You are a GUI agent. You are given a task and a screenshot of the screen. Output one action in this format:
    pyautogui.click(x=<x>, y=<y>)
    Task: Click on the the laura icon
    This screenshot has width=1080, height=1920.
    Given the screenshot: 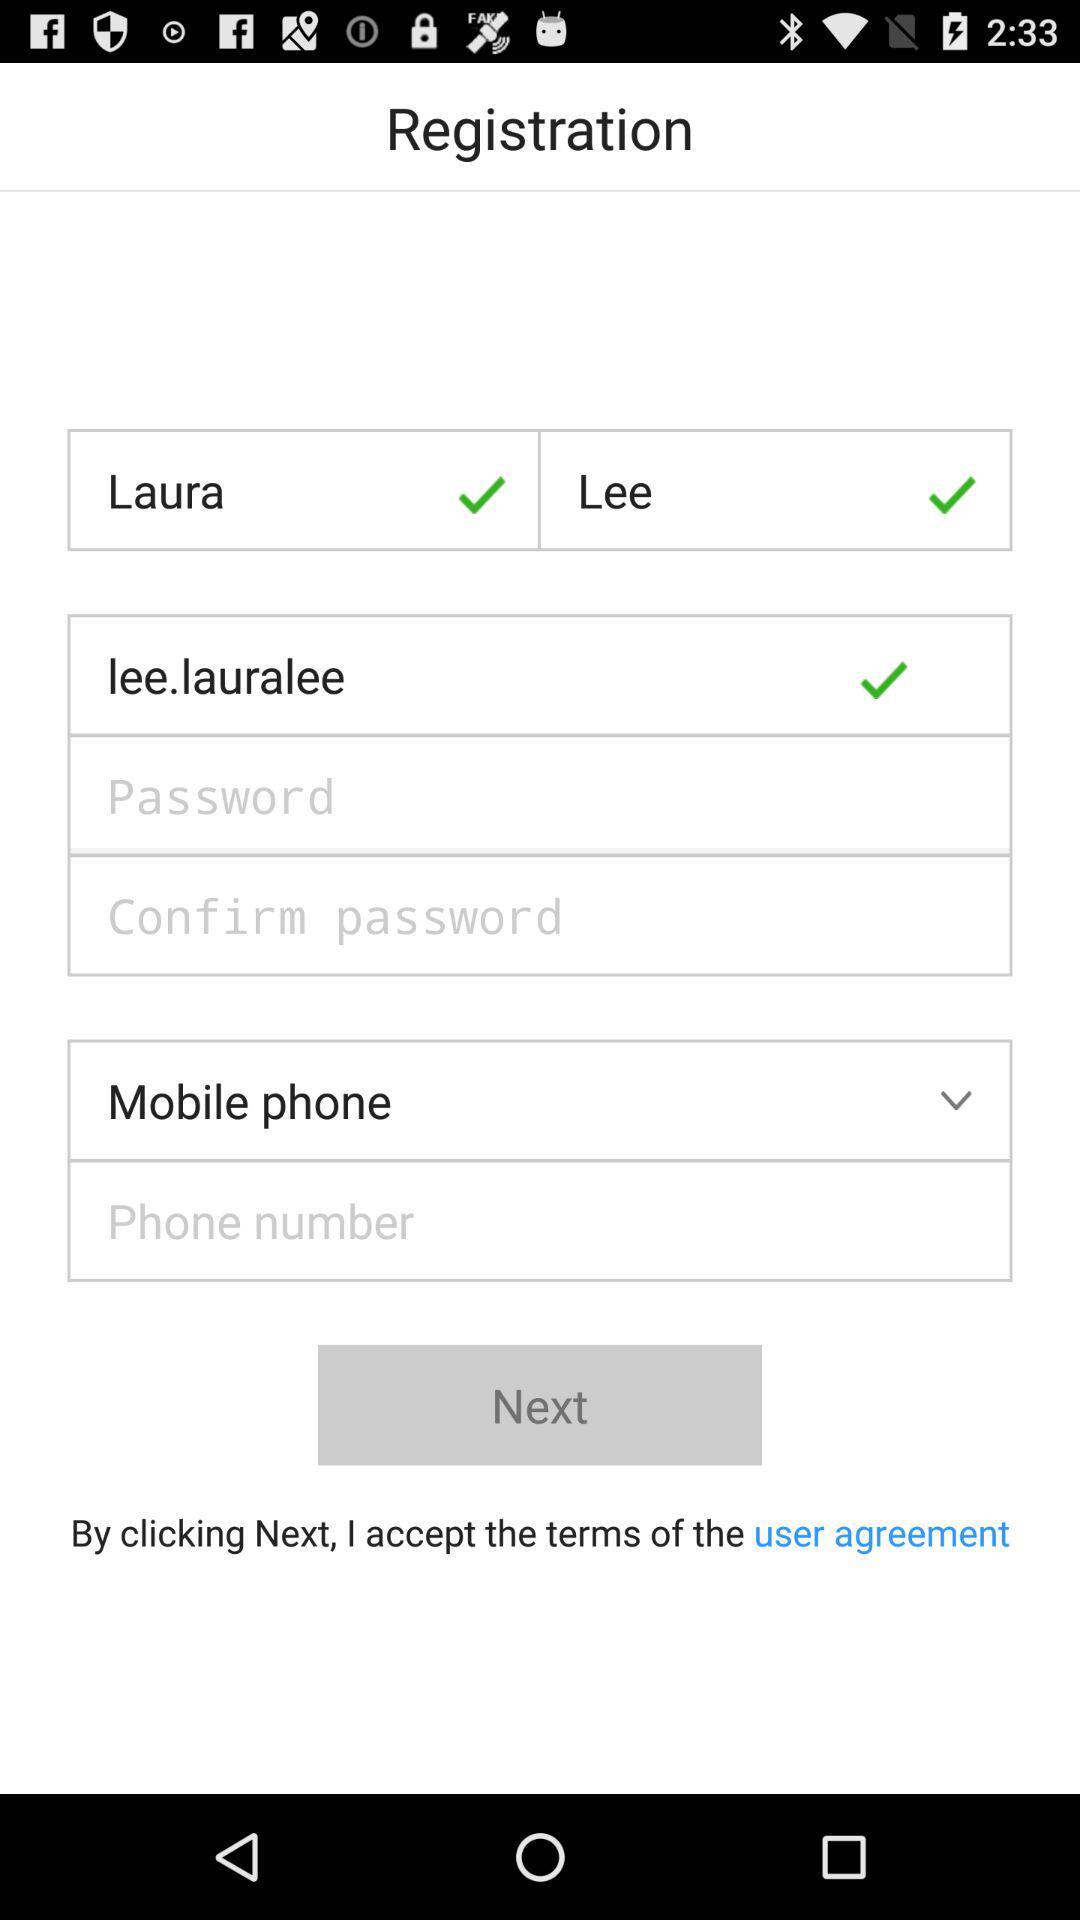 What is the action you would take?
    pyautogui.click(x=304, y=490)
    